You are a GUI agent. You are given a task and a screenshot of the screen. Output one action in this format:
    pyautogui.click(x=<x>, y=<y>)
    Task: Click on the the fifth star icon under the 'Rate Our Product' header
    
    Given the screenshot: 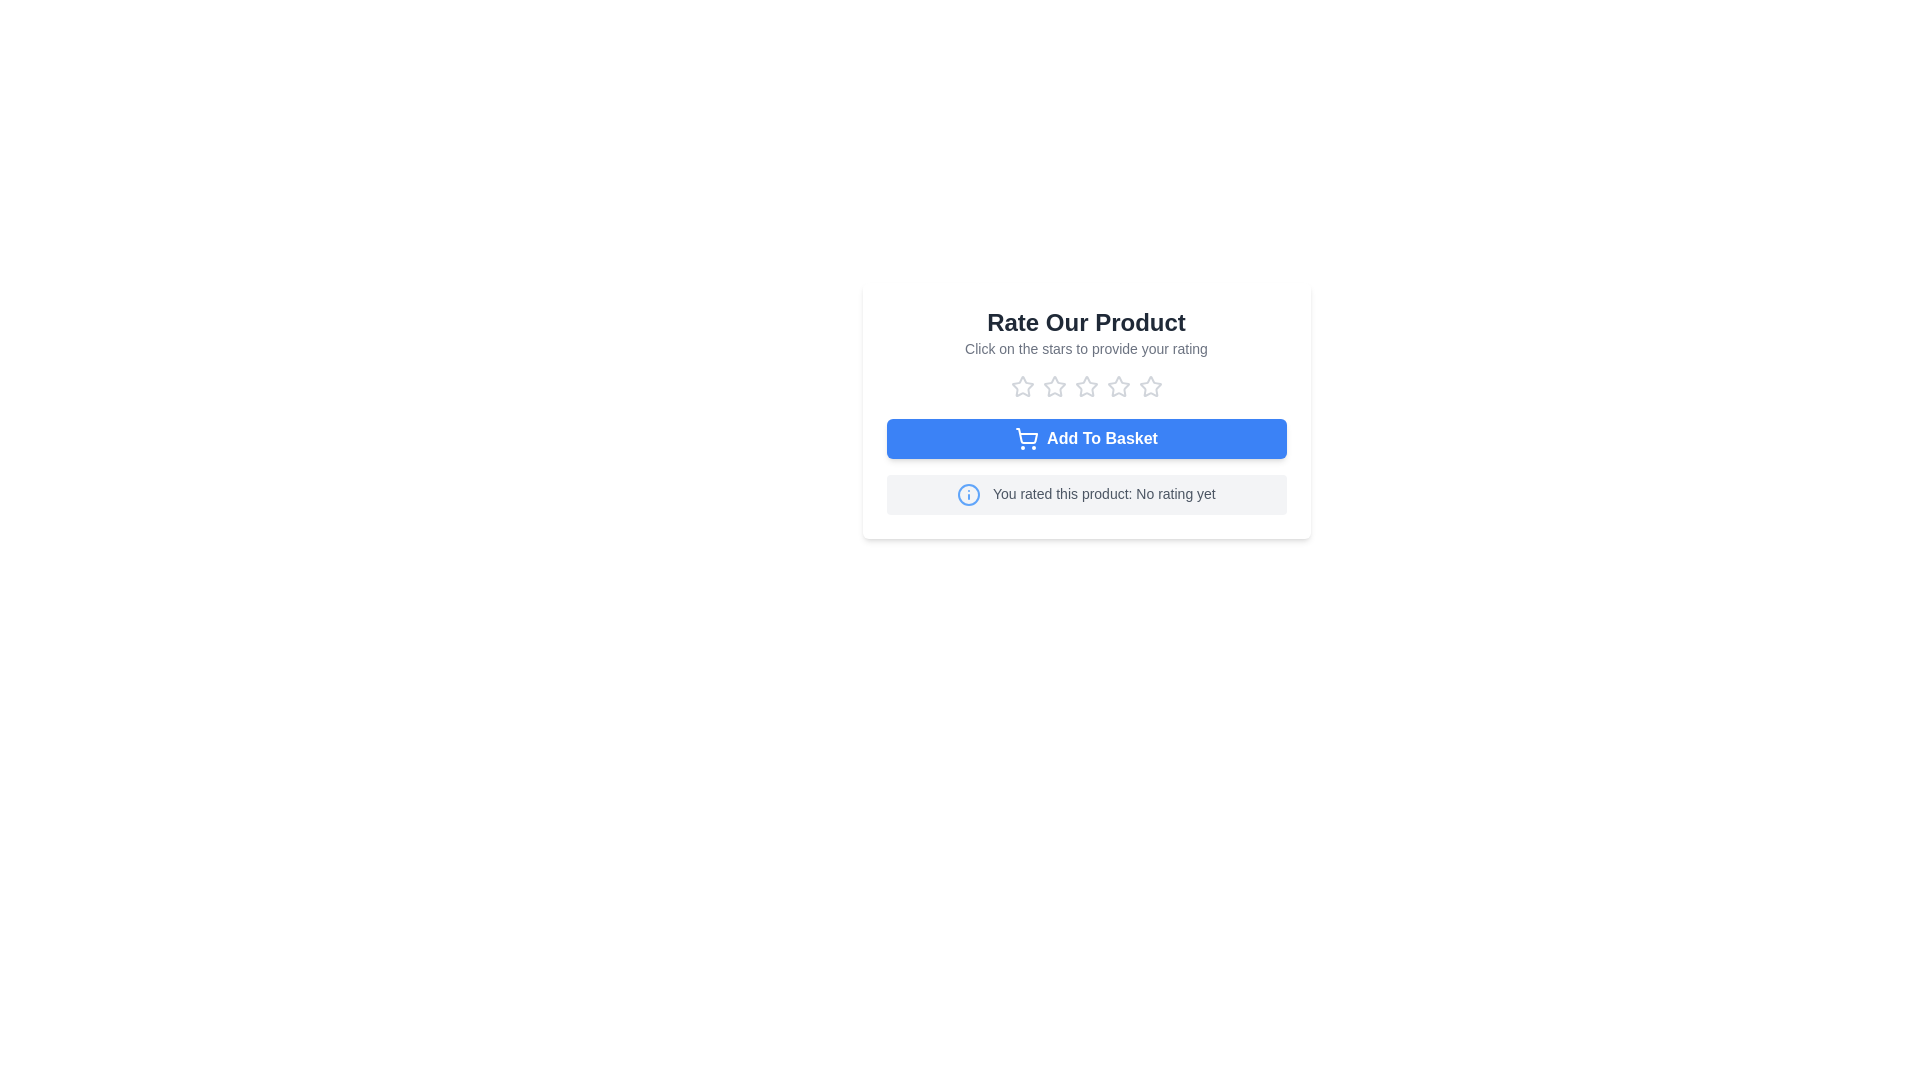 What is the action you would take?
    pyautogui.click(x=1150, y=385)
    